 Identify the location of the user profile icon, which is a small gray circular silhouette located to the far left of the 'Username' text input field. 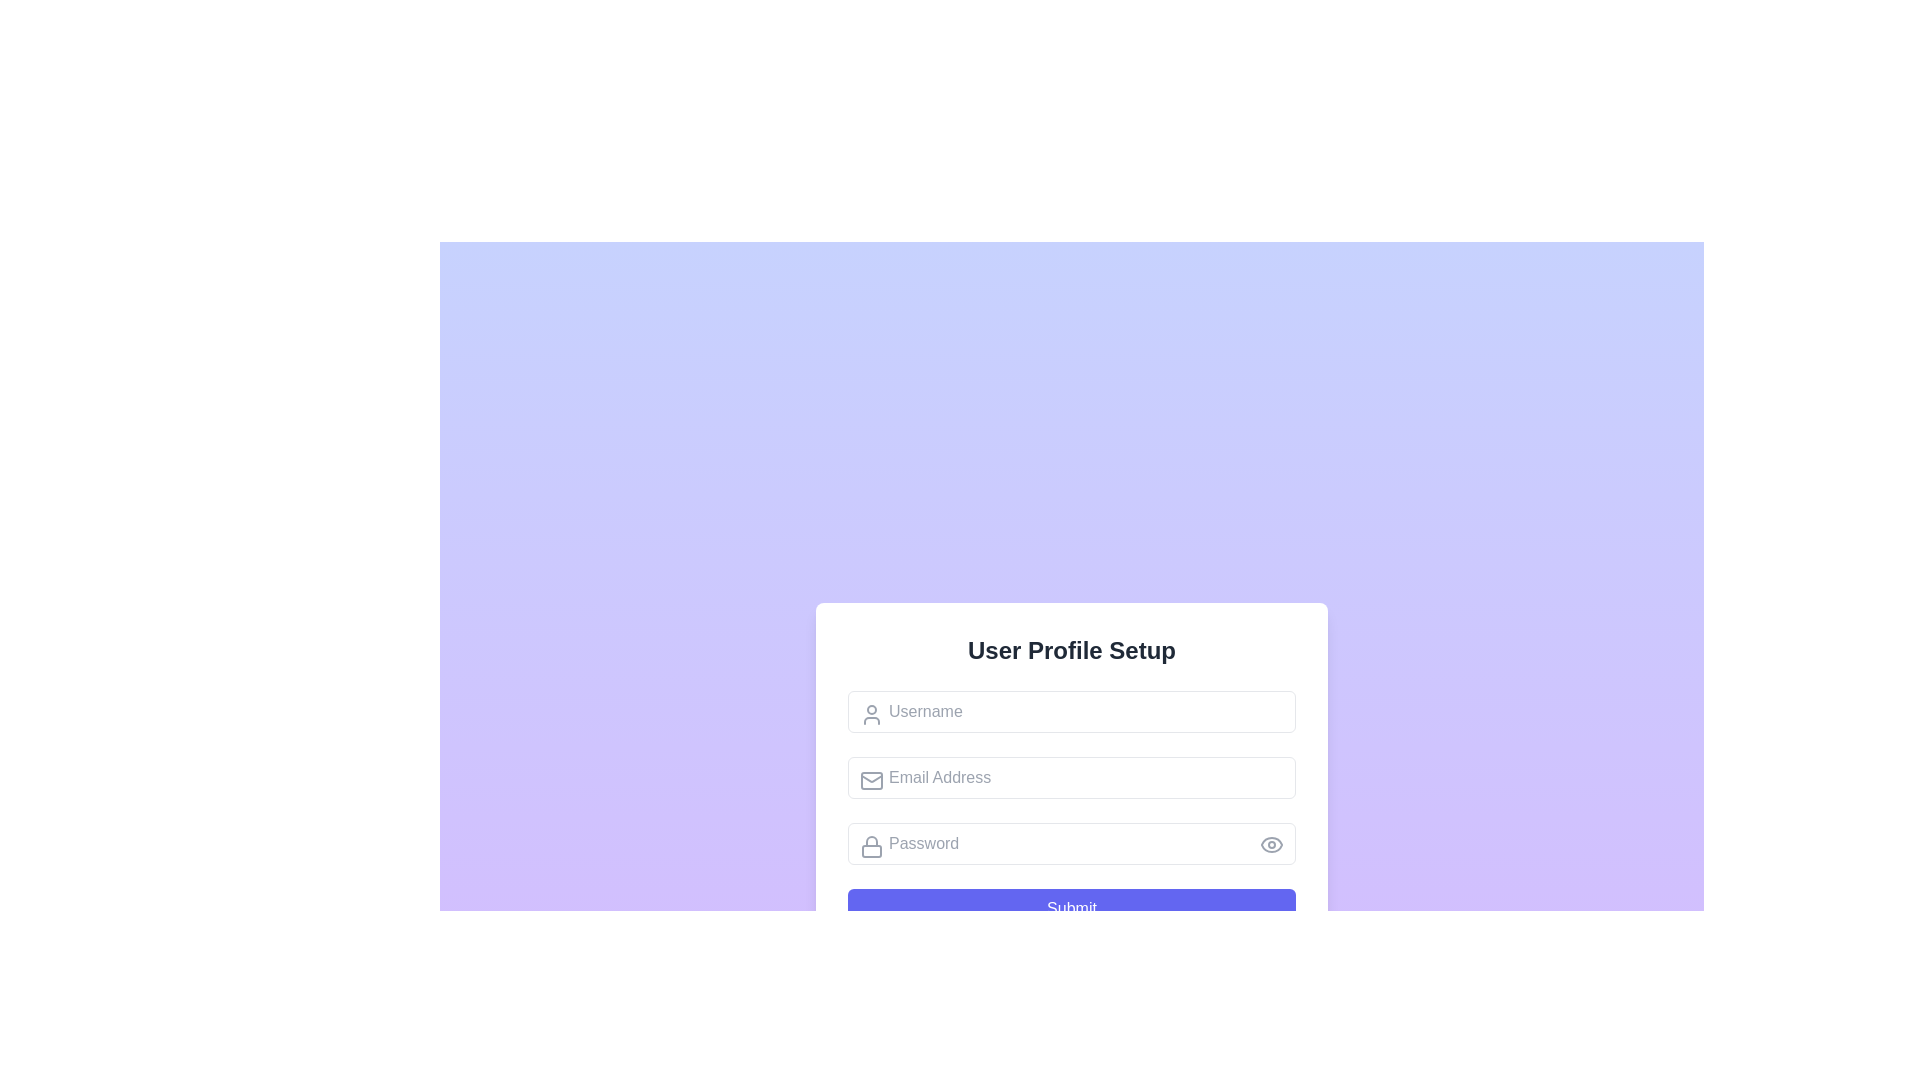
(872, 713).